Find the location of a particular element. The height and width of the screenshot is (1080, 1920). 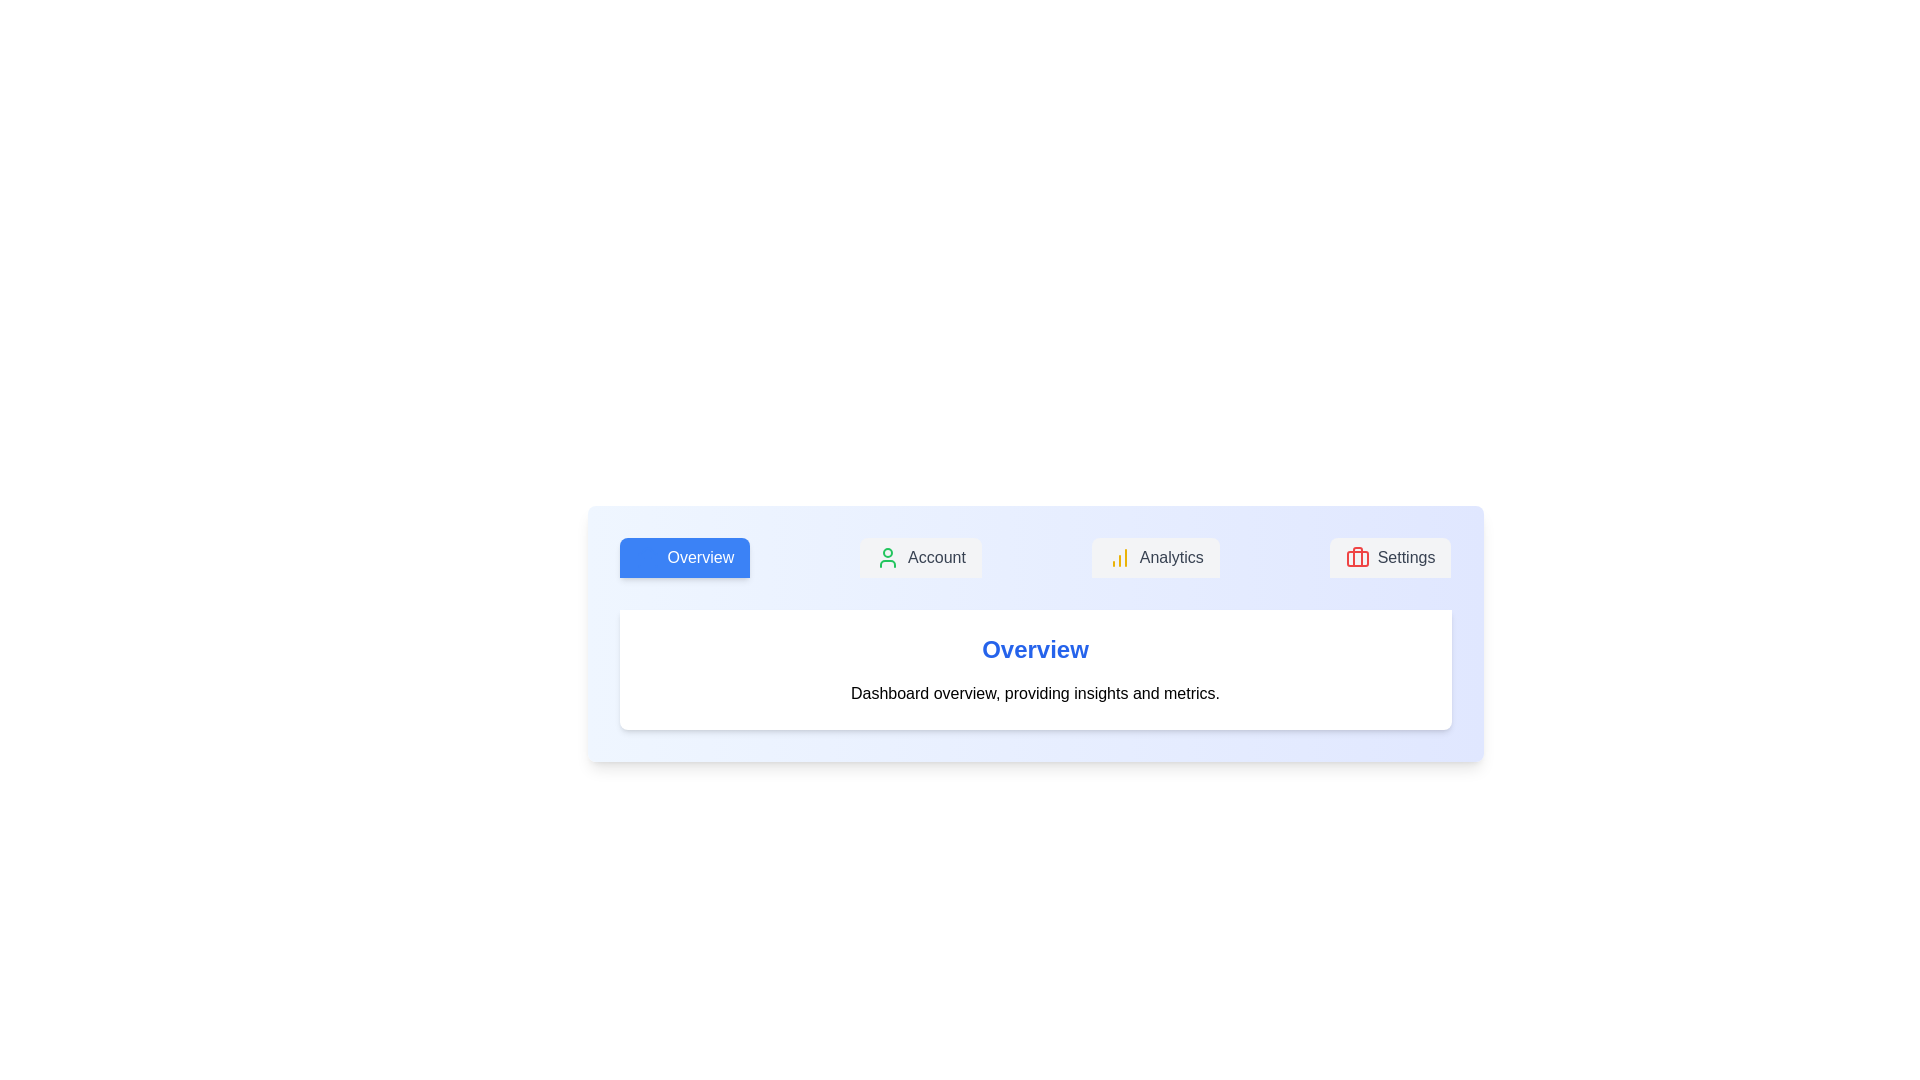

the tab labeled Analytics to observe its hover effect is located at coordinates (1155, 558).